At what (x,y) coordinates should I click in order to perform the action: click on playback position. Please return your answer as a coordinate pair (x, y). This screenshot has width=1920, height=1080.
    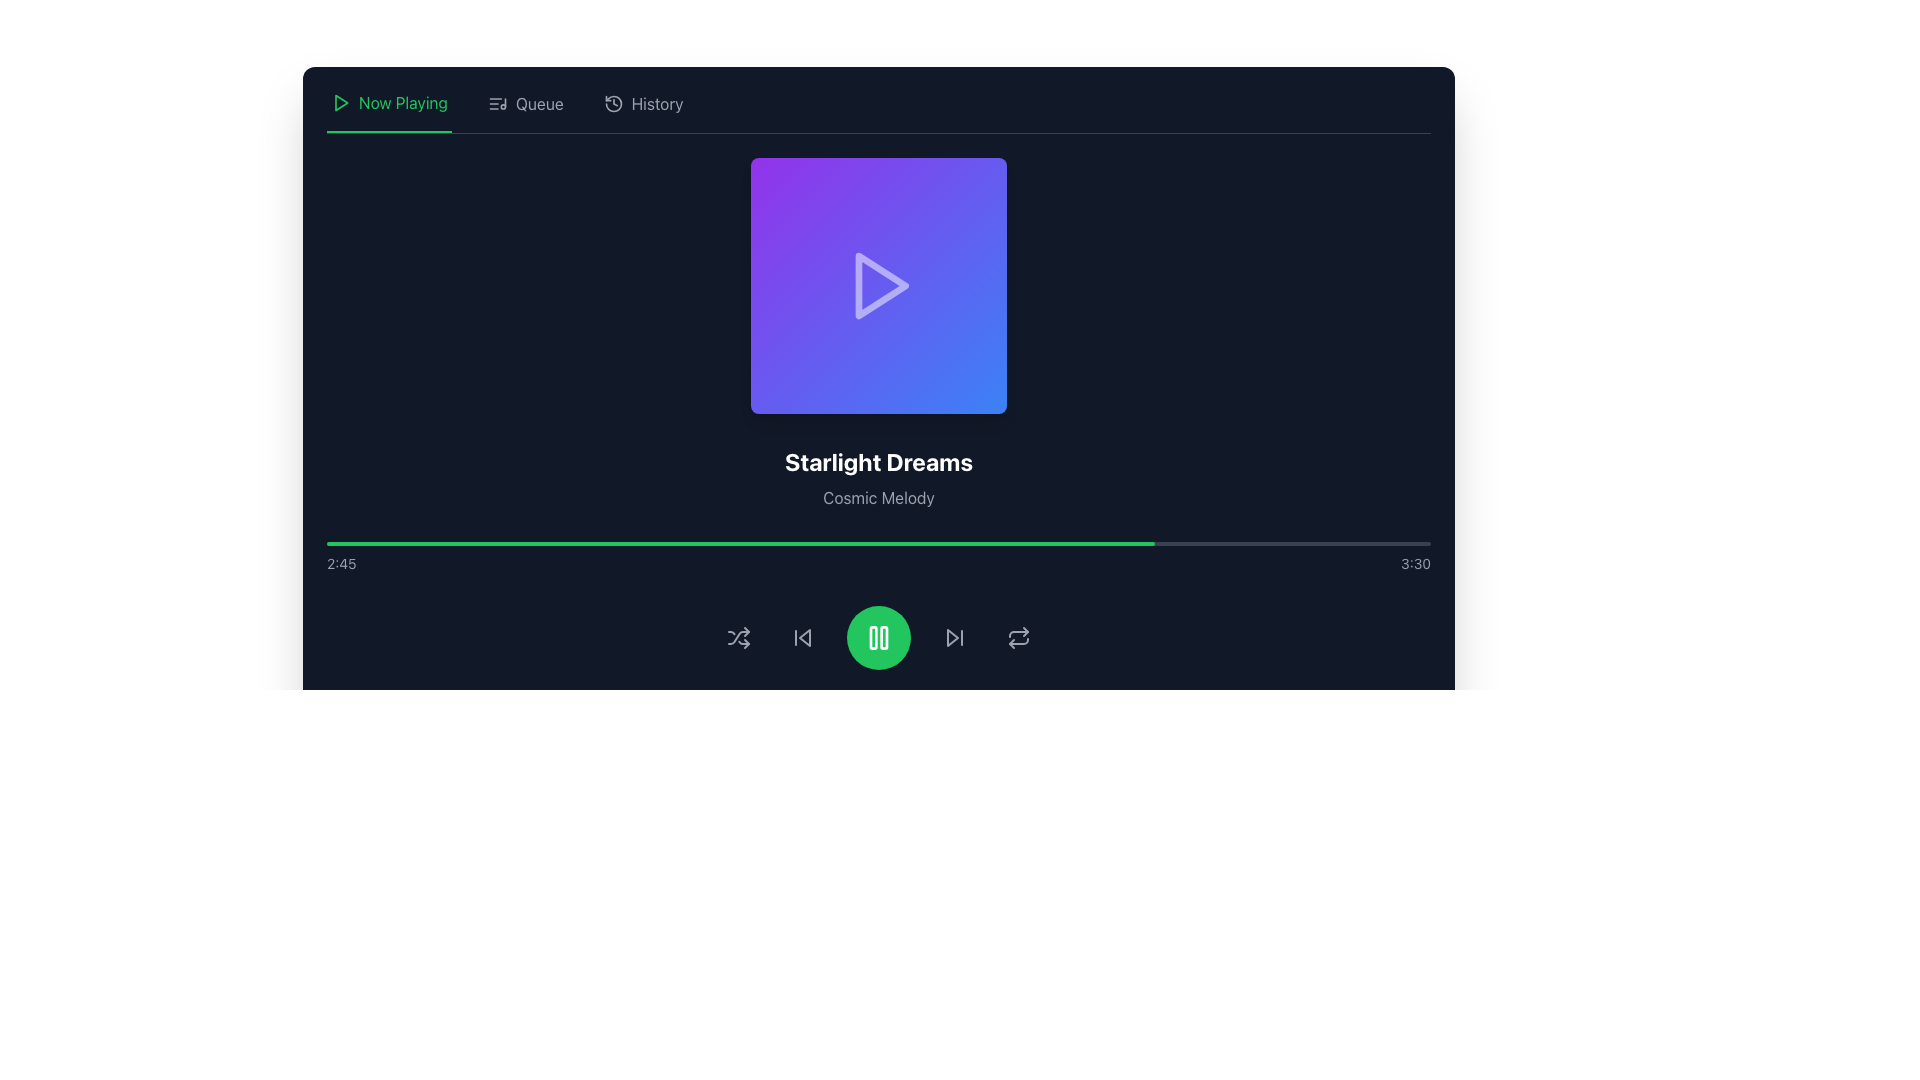
    Looking at the image, I should click on (817, 543).